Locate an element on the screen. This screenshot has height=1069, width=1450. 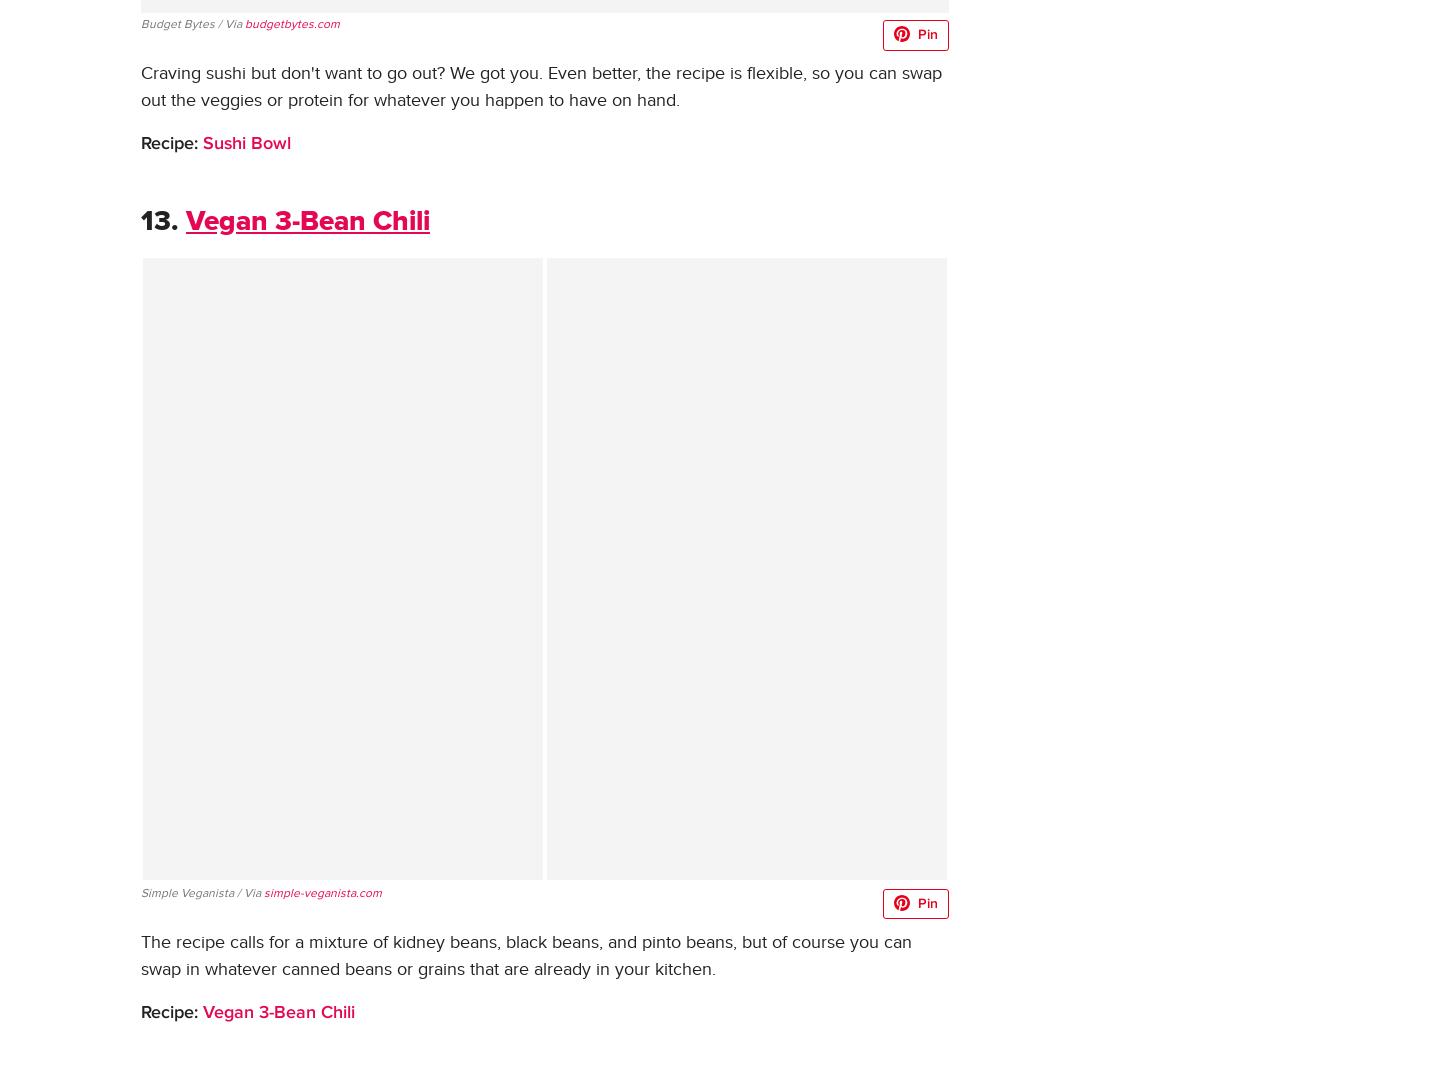
'Sushi Bowl' is located at coordinates (246, 143).